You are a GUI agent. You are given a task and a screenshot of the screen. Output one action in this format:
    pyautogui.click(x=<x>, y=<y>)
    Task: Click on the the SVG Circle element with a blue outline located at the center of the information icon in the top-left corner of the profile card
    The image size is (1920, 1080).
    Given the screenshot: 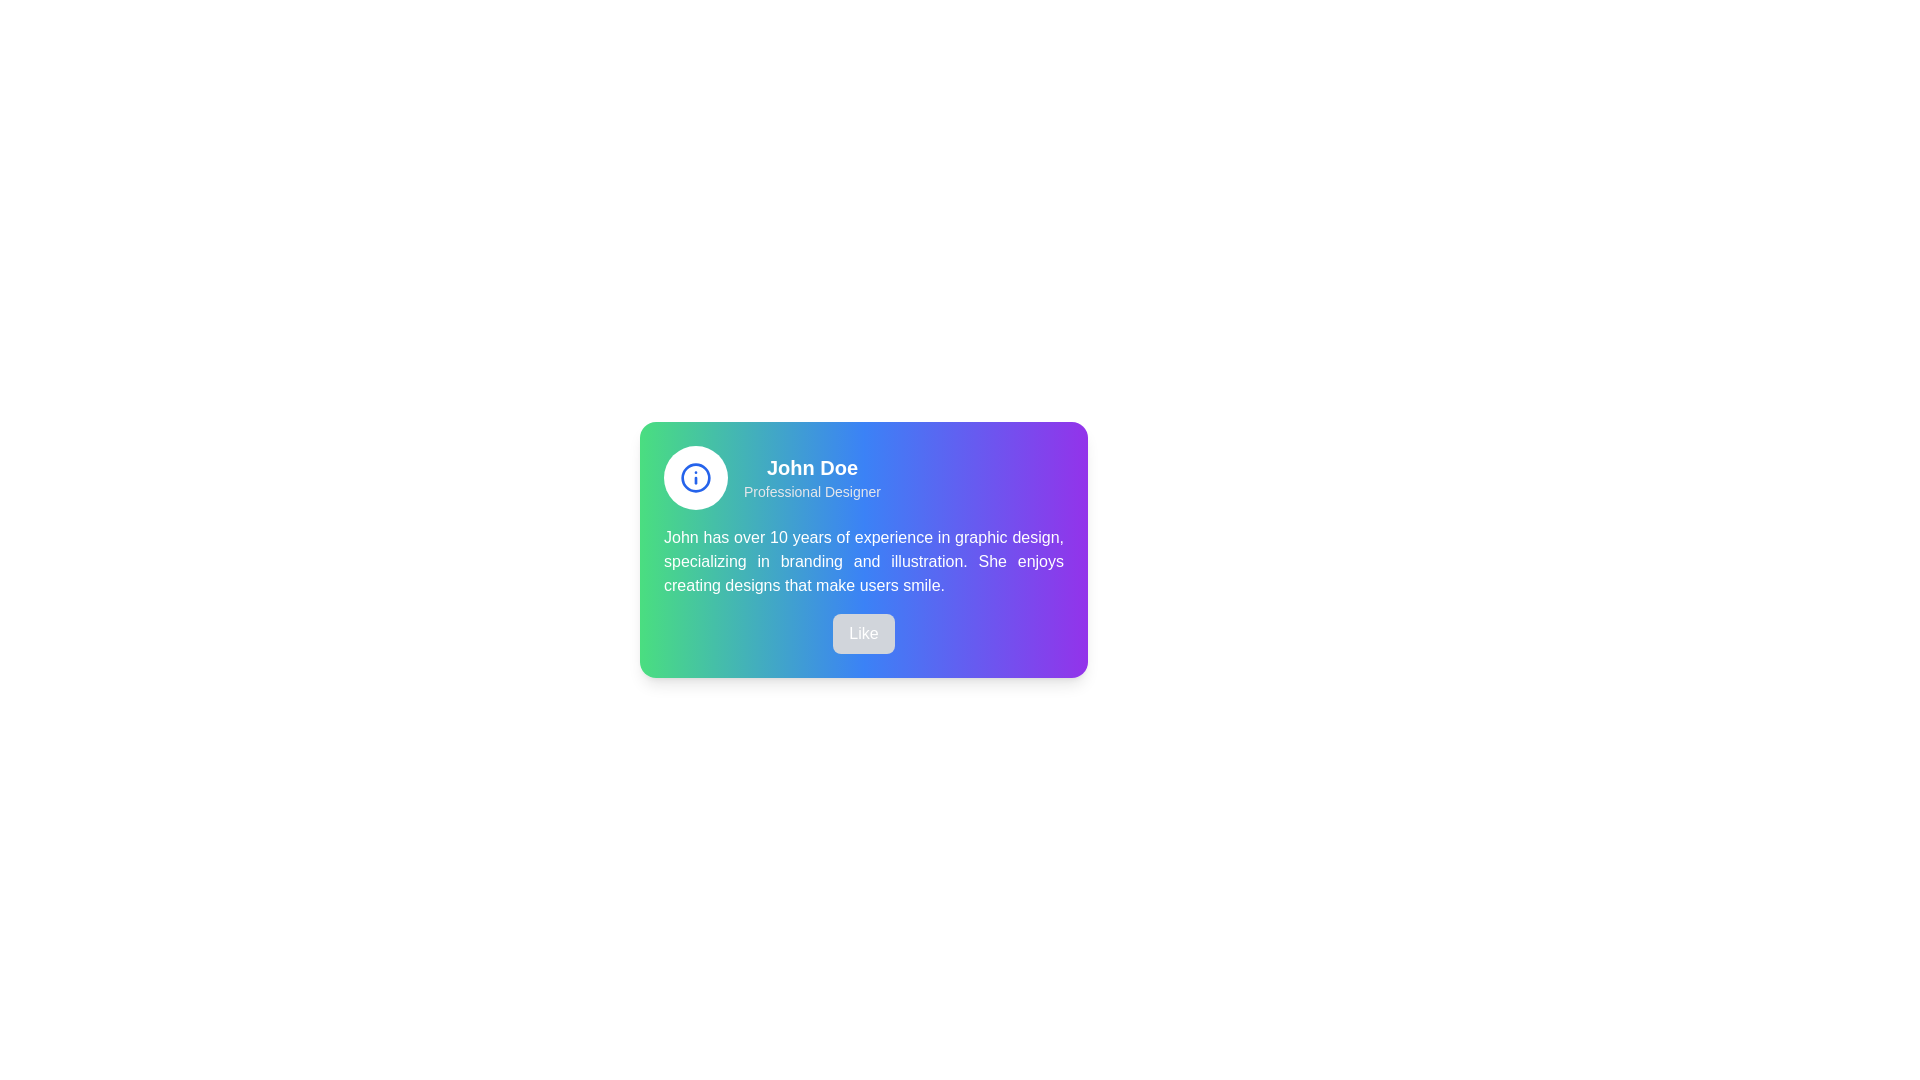 What is the action you would take?
    pyautogui.click(x=696, y=478)
    